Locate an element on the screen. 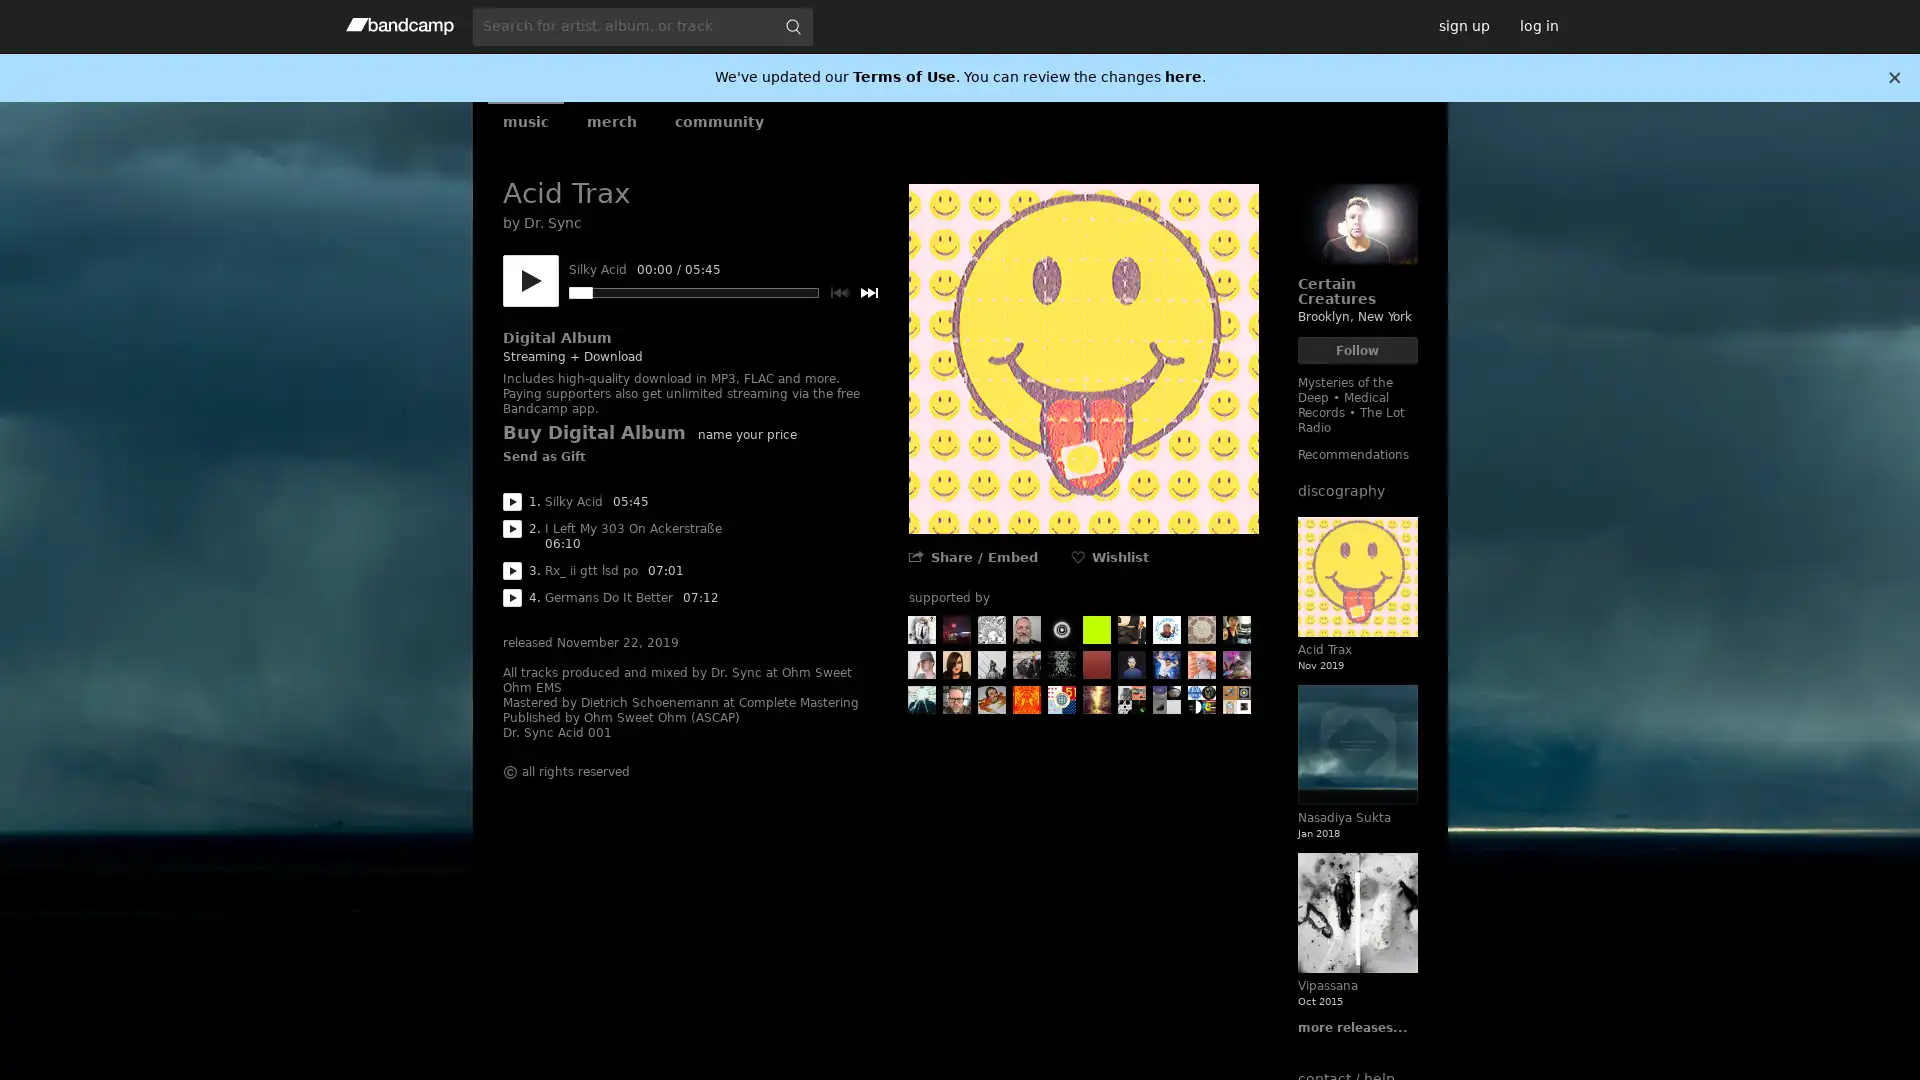 The height and width of the screenshot is (1080, 1920). Play/pause is located at coordinates (529, 281).